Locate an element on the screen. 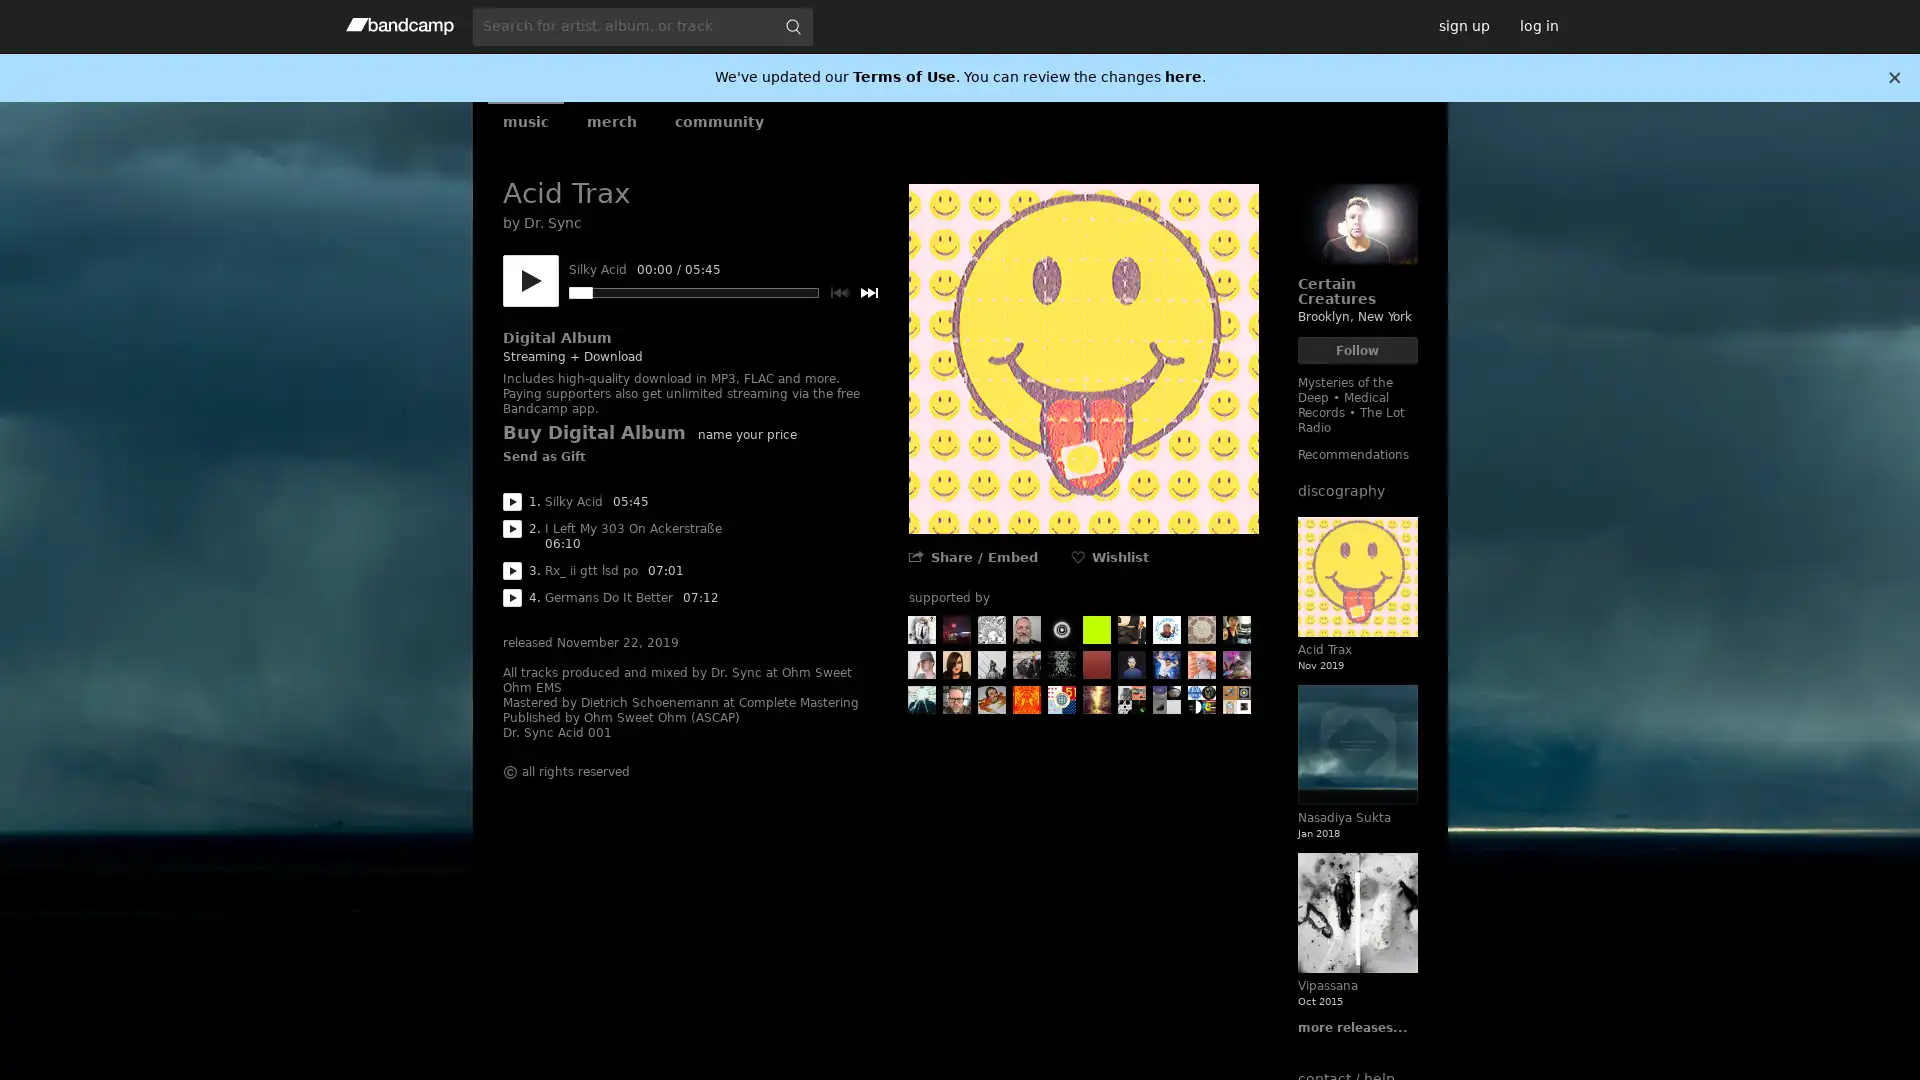 The height and width of the screenshot is (1080, 1920). Play/pause is located at coordinates (529, 281).